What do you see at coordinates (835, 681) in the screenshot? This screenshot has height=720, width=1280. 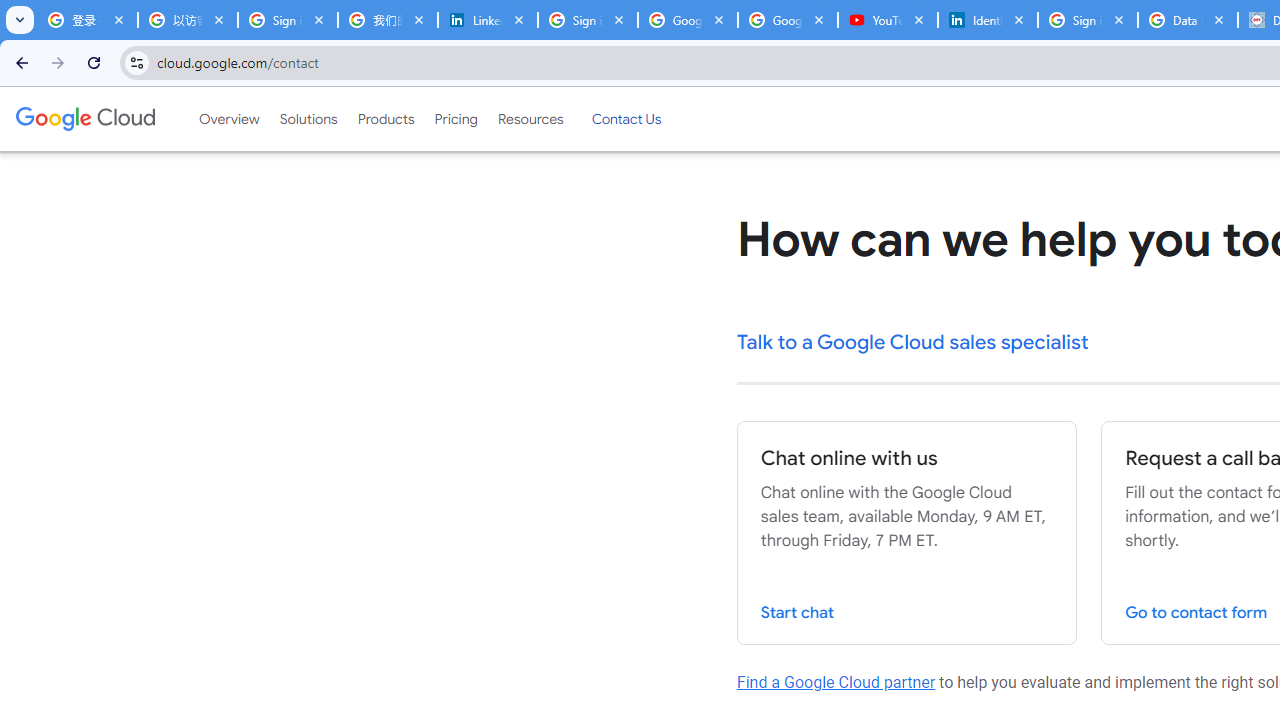 I see `'Find a Google Cloud partner'` at bounding box center [835, 681].